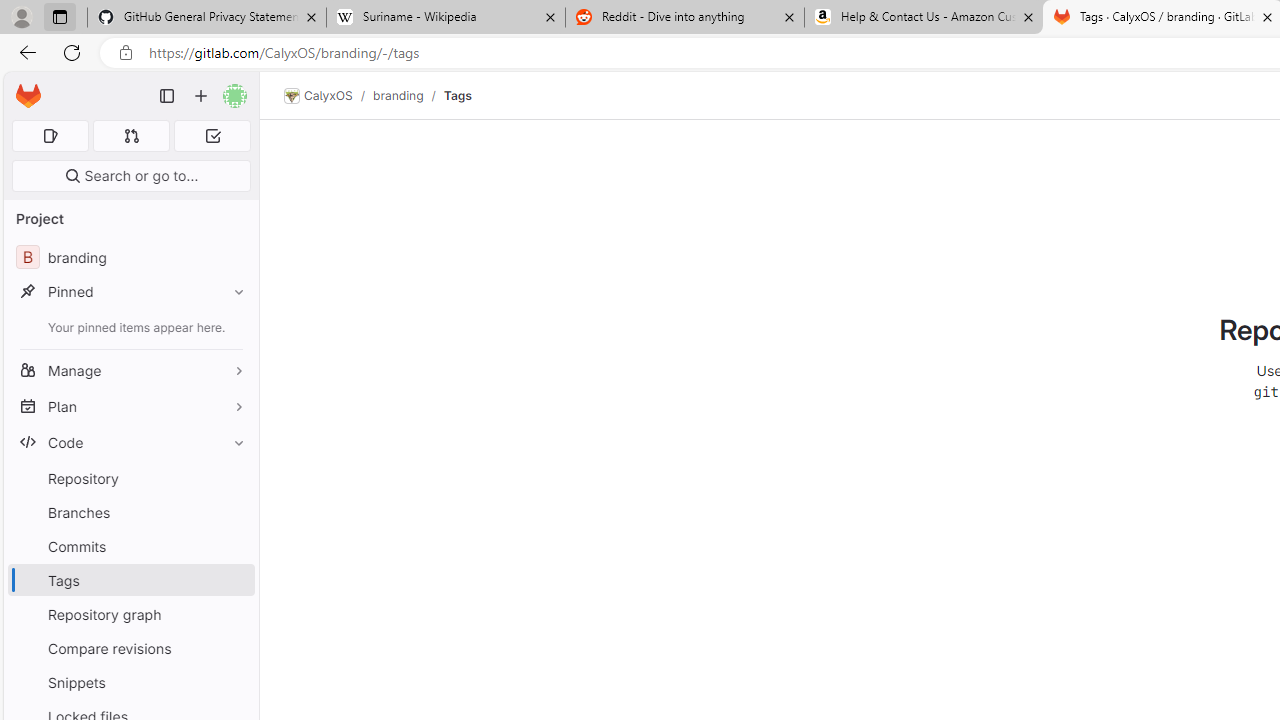 The height and width of the screenshot is (720, 1280). What do you see at coordinates (28, 96) in the screenshot?
I see `'Homepage'` at bounding box center [28, 96].